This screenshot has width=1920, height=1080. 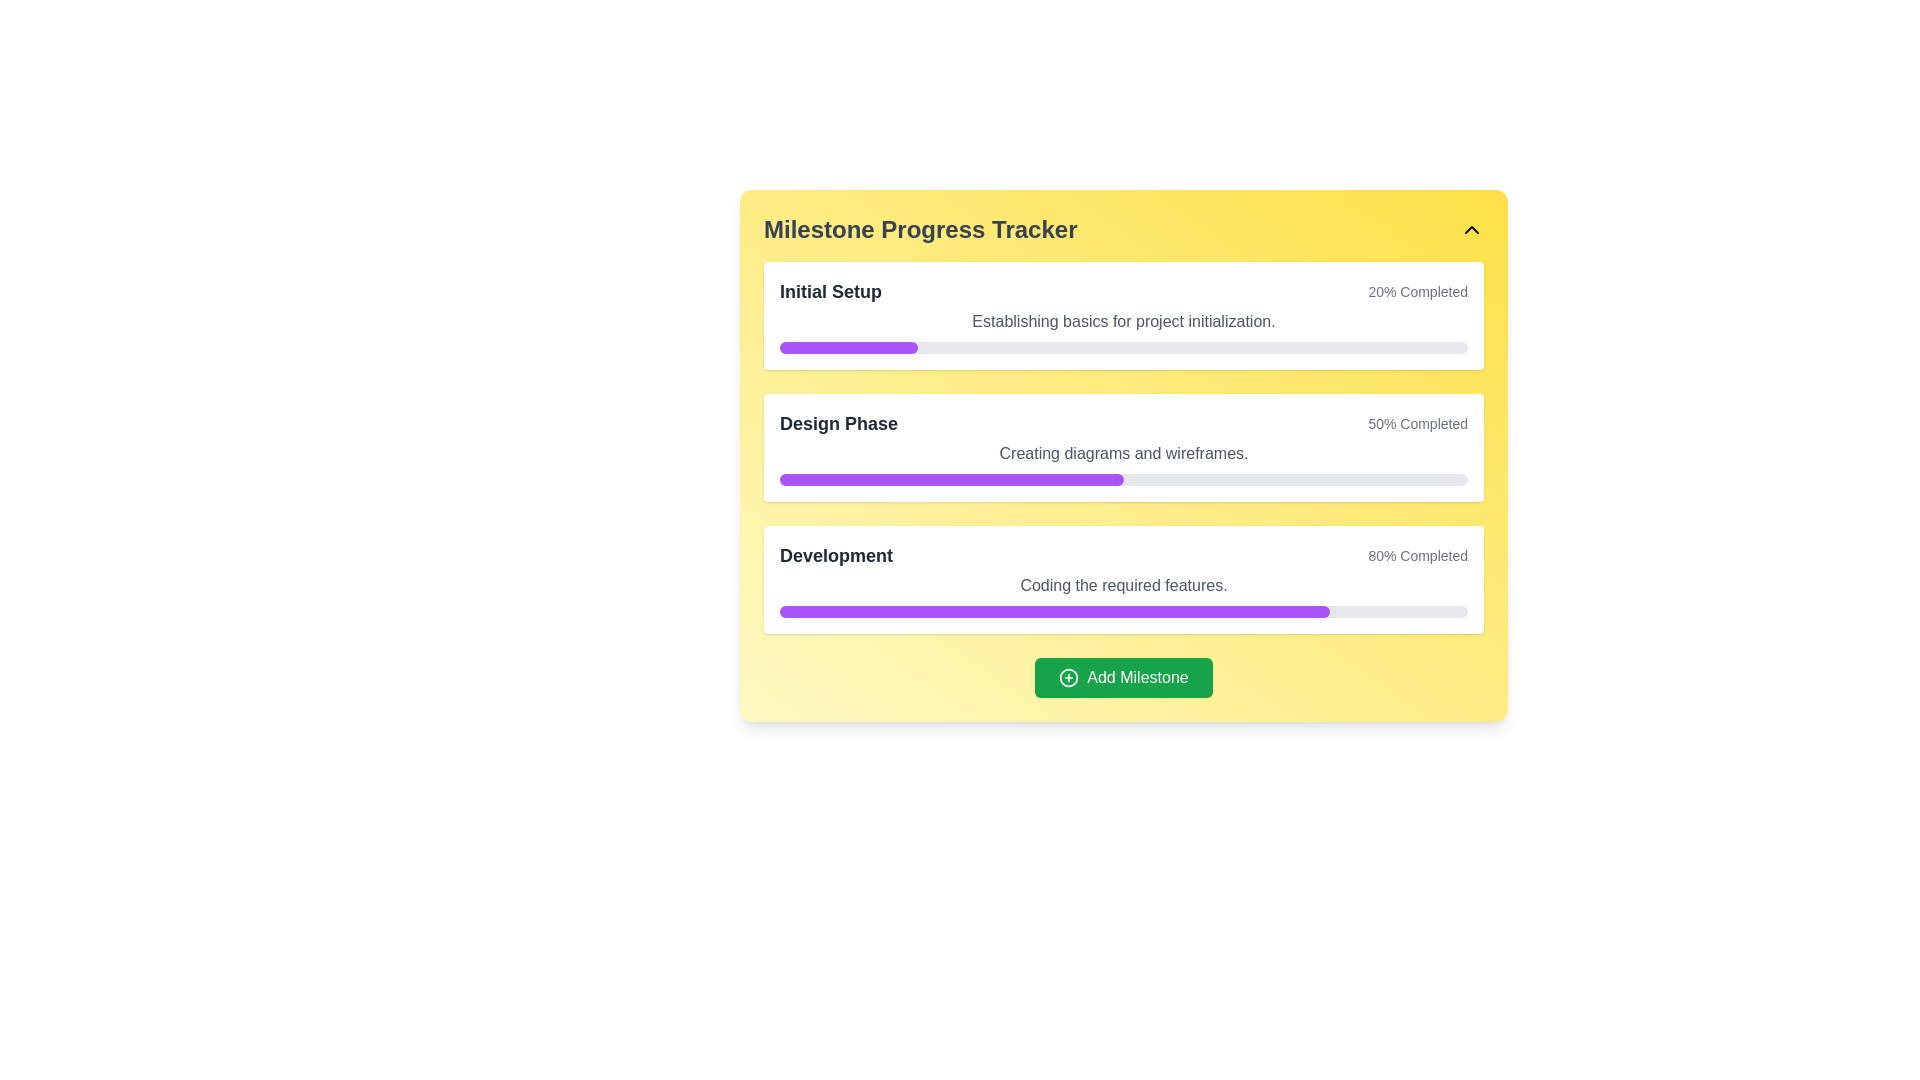 What do you see at coordinates (1417, 423) in the screenshot?
I see `the static text label displaying the progress percentage for the 'Design Phase' task, located to the right of the 'Design Phase' title in the middle panel of the progress tracker interface` at bounding box center [1417, 423].